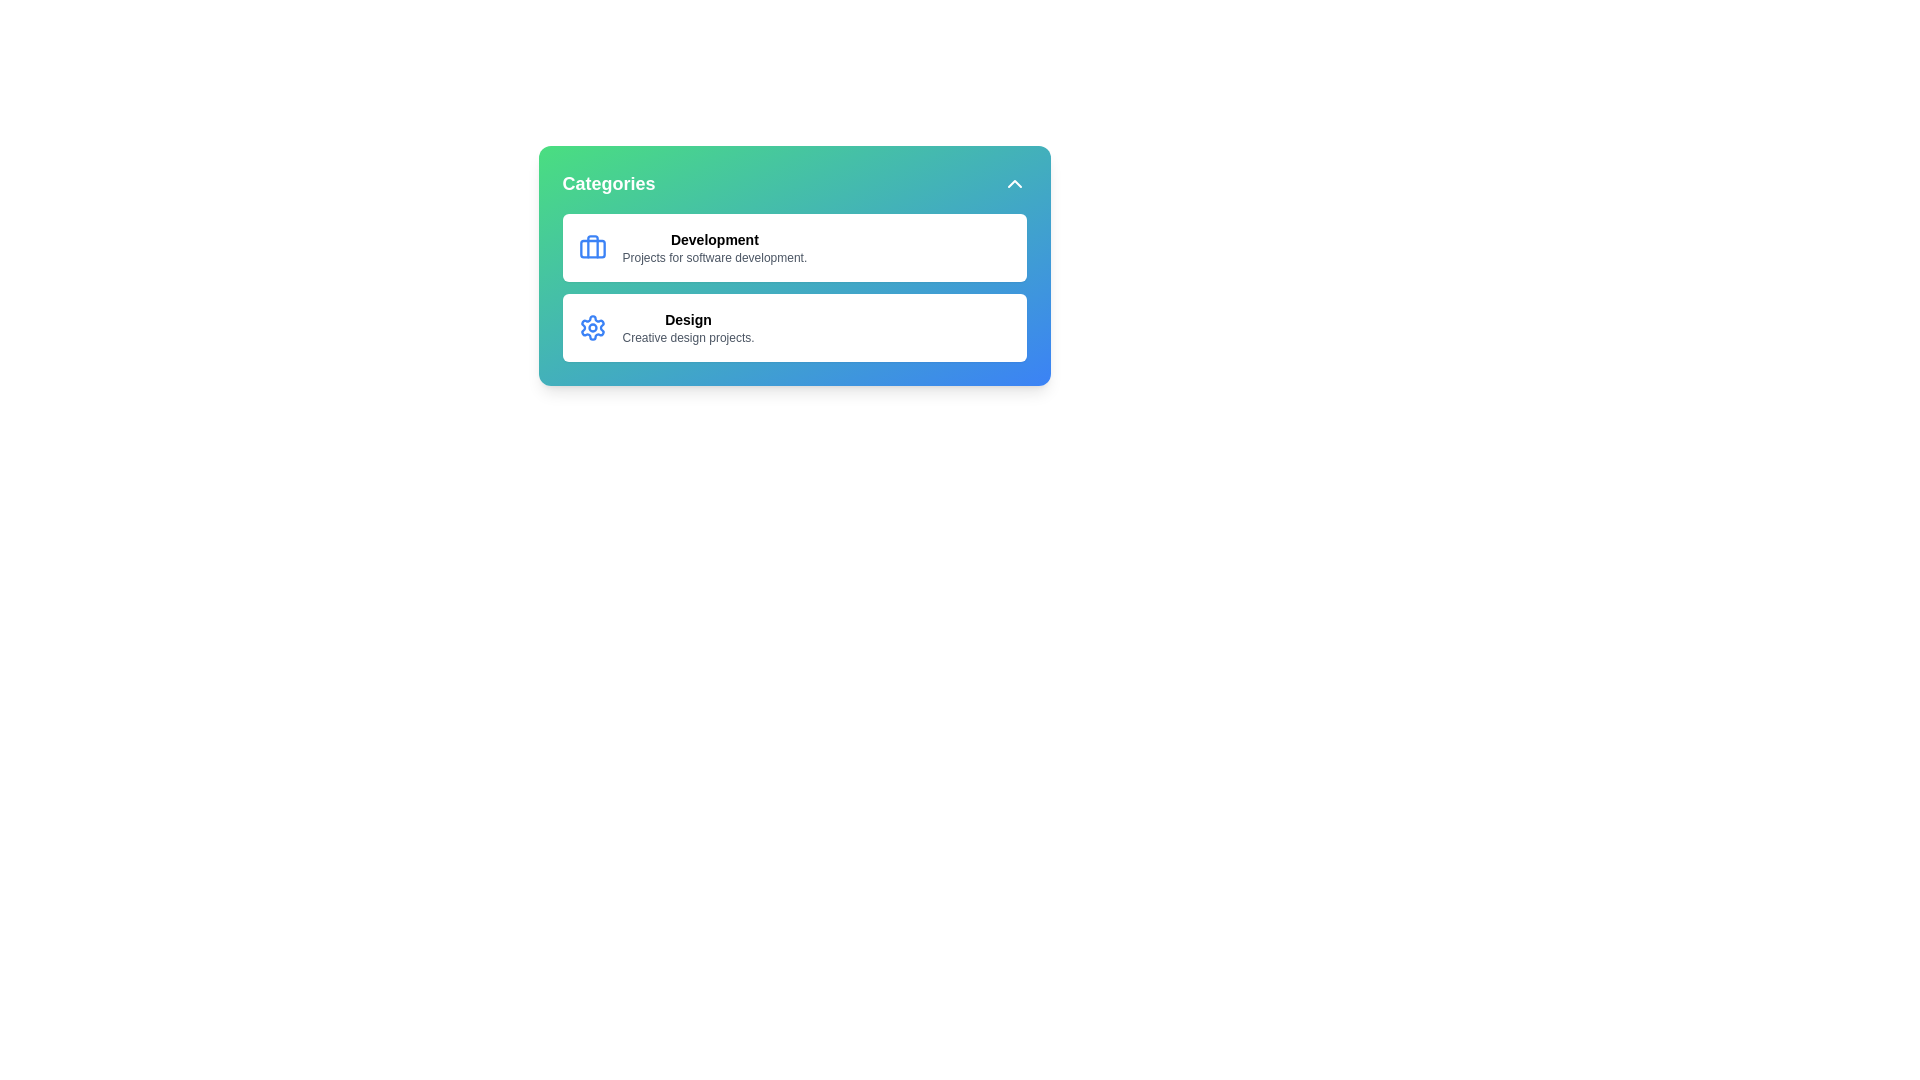 Image resolution: width=1920 pixels, height=1080 pixels. I want to click on the category Development to view additional visual feedback, so click(793, 246).